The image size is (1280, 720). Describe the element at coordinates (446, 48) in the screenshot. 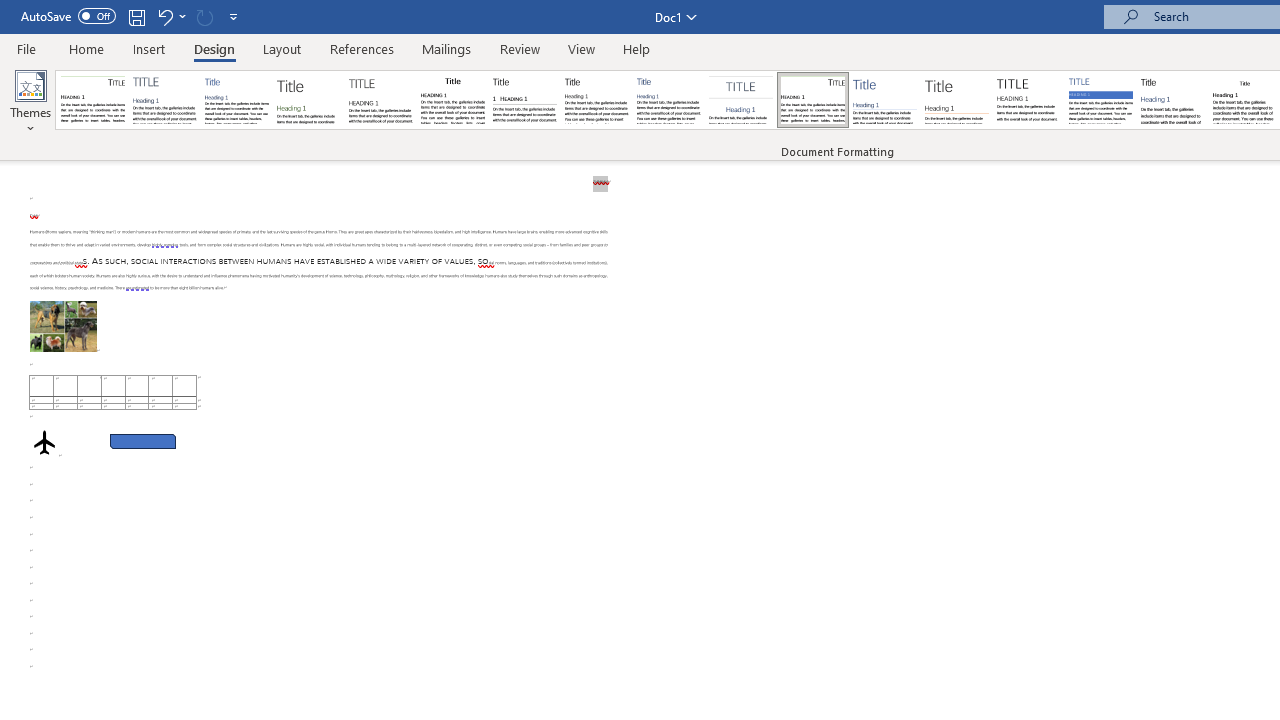

I see `'Mailings'` at that location.